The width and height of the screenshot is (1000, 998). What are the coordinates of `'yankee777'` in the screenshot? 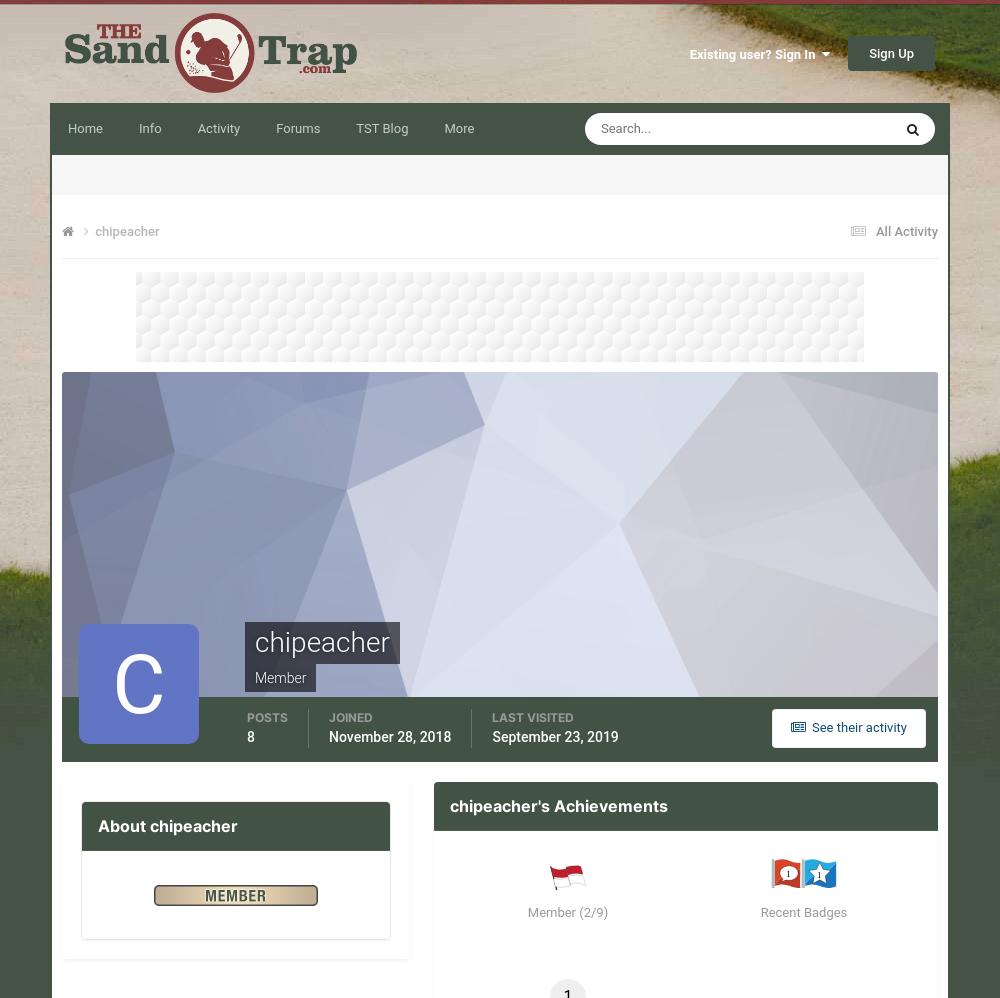 It's located at (675, 697).